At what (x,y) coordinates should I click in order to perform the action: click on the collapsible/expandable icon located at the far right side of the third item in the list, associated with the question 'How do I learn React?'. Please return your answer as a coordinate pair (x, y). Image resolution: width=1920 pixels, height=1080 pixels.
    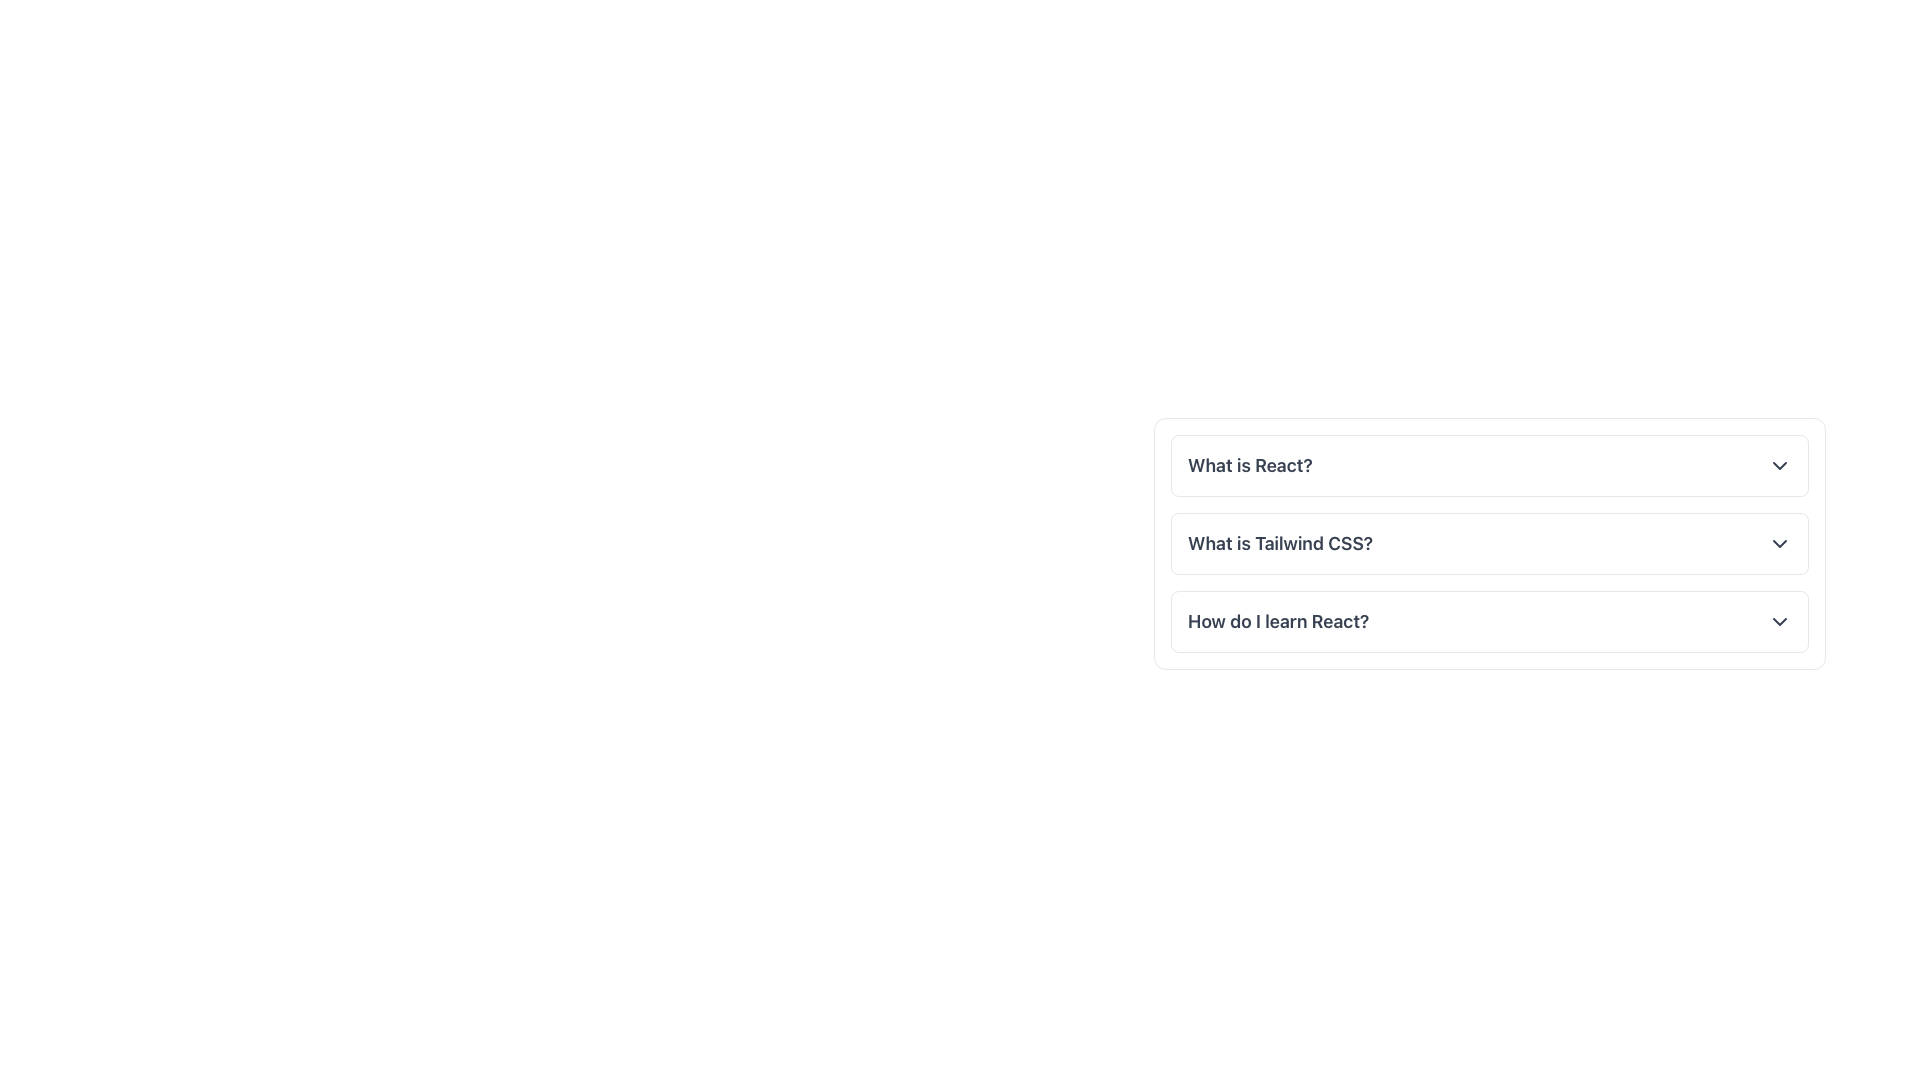
    Looking at the image, I should click on (1780, 620).